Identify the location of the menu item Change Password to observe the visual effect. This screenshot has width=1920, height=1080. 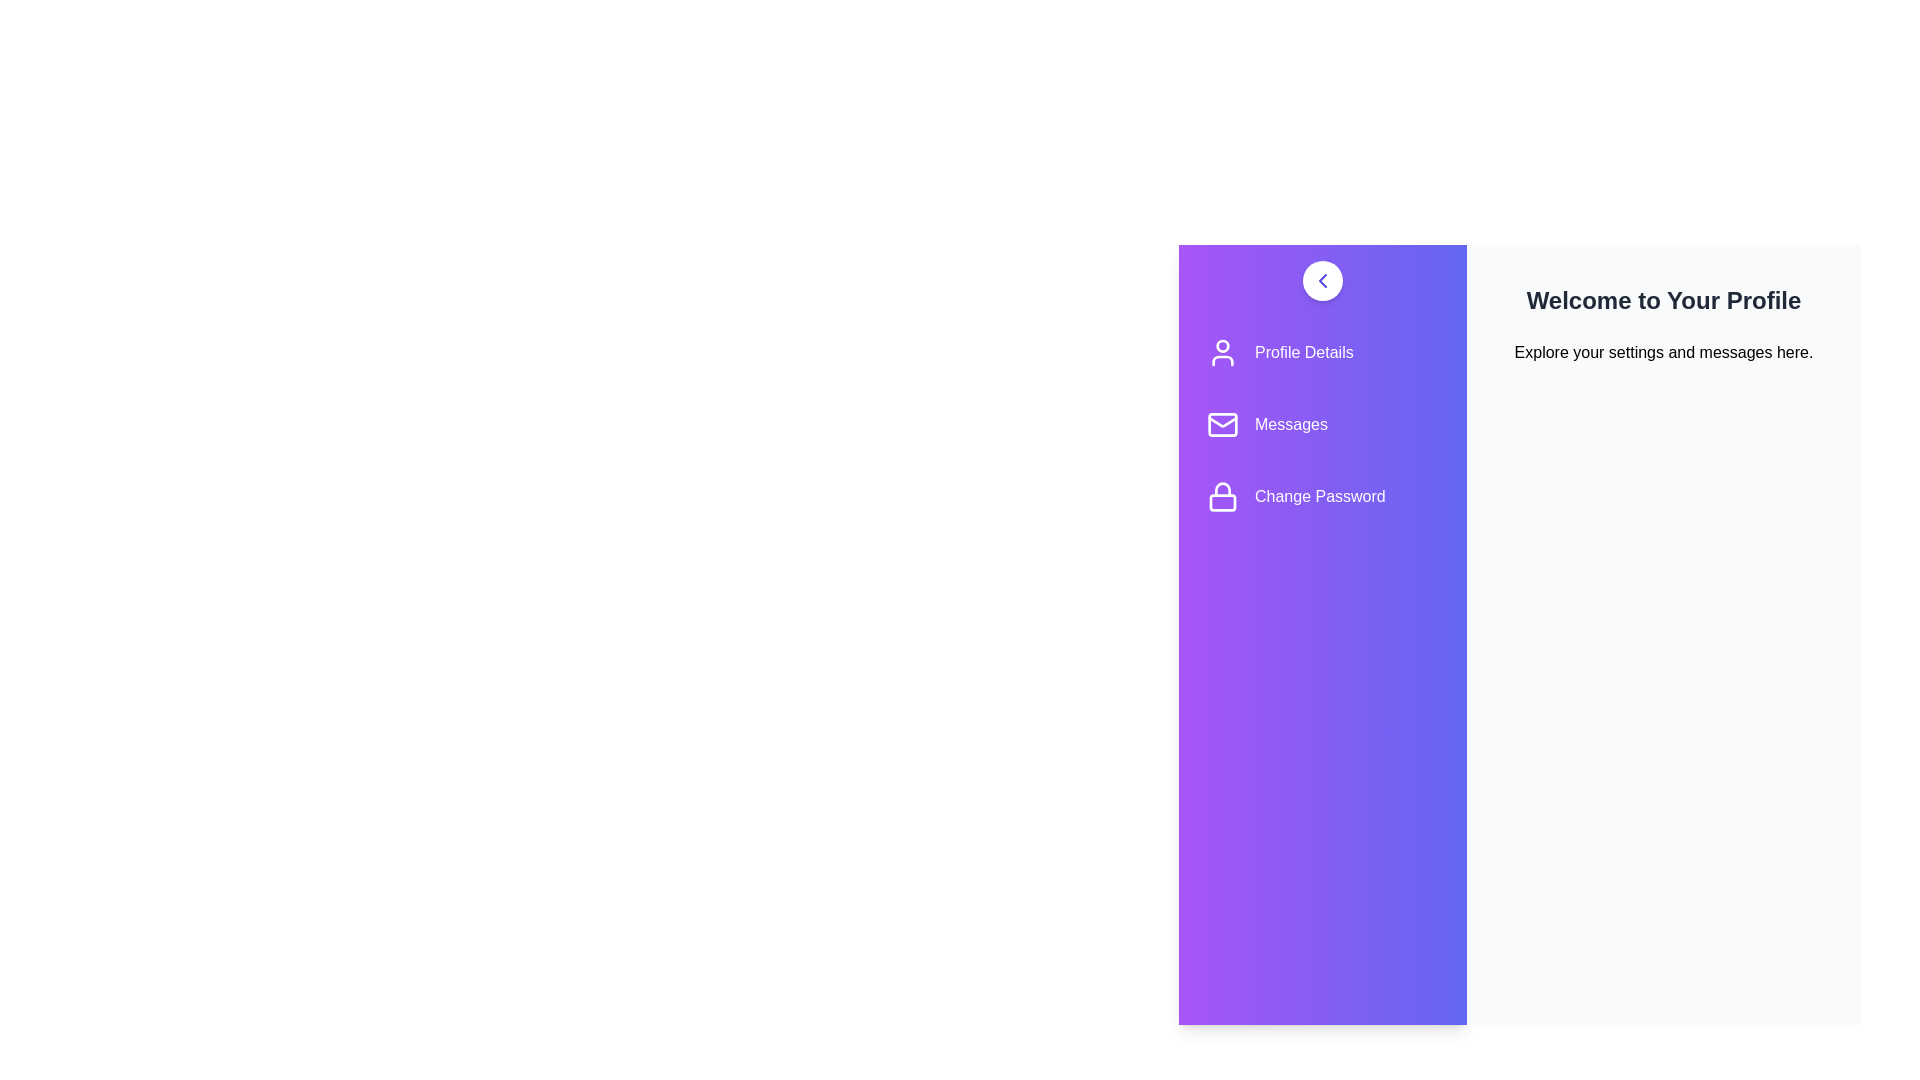
(1323, 496).